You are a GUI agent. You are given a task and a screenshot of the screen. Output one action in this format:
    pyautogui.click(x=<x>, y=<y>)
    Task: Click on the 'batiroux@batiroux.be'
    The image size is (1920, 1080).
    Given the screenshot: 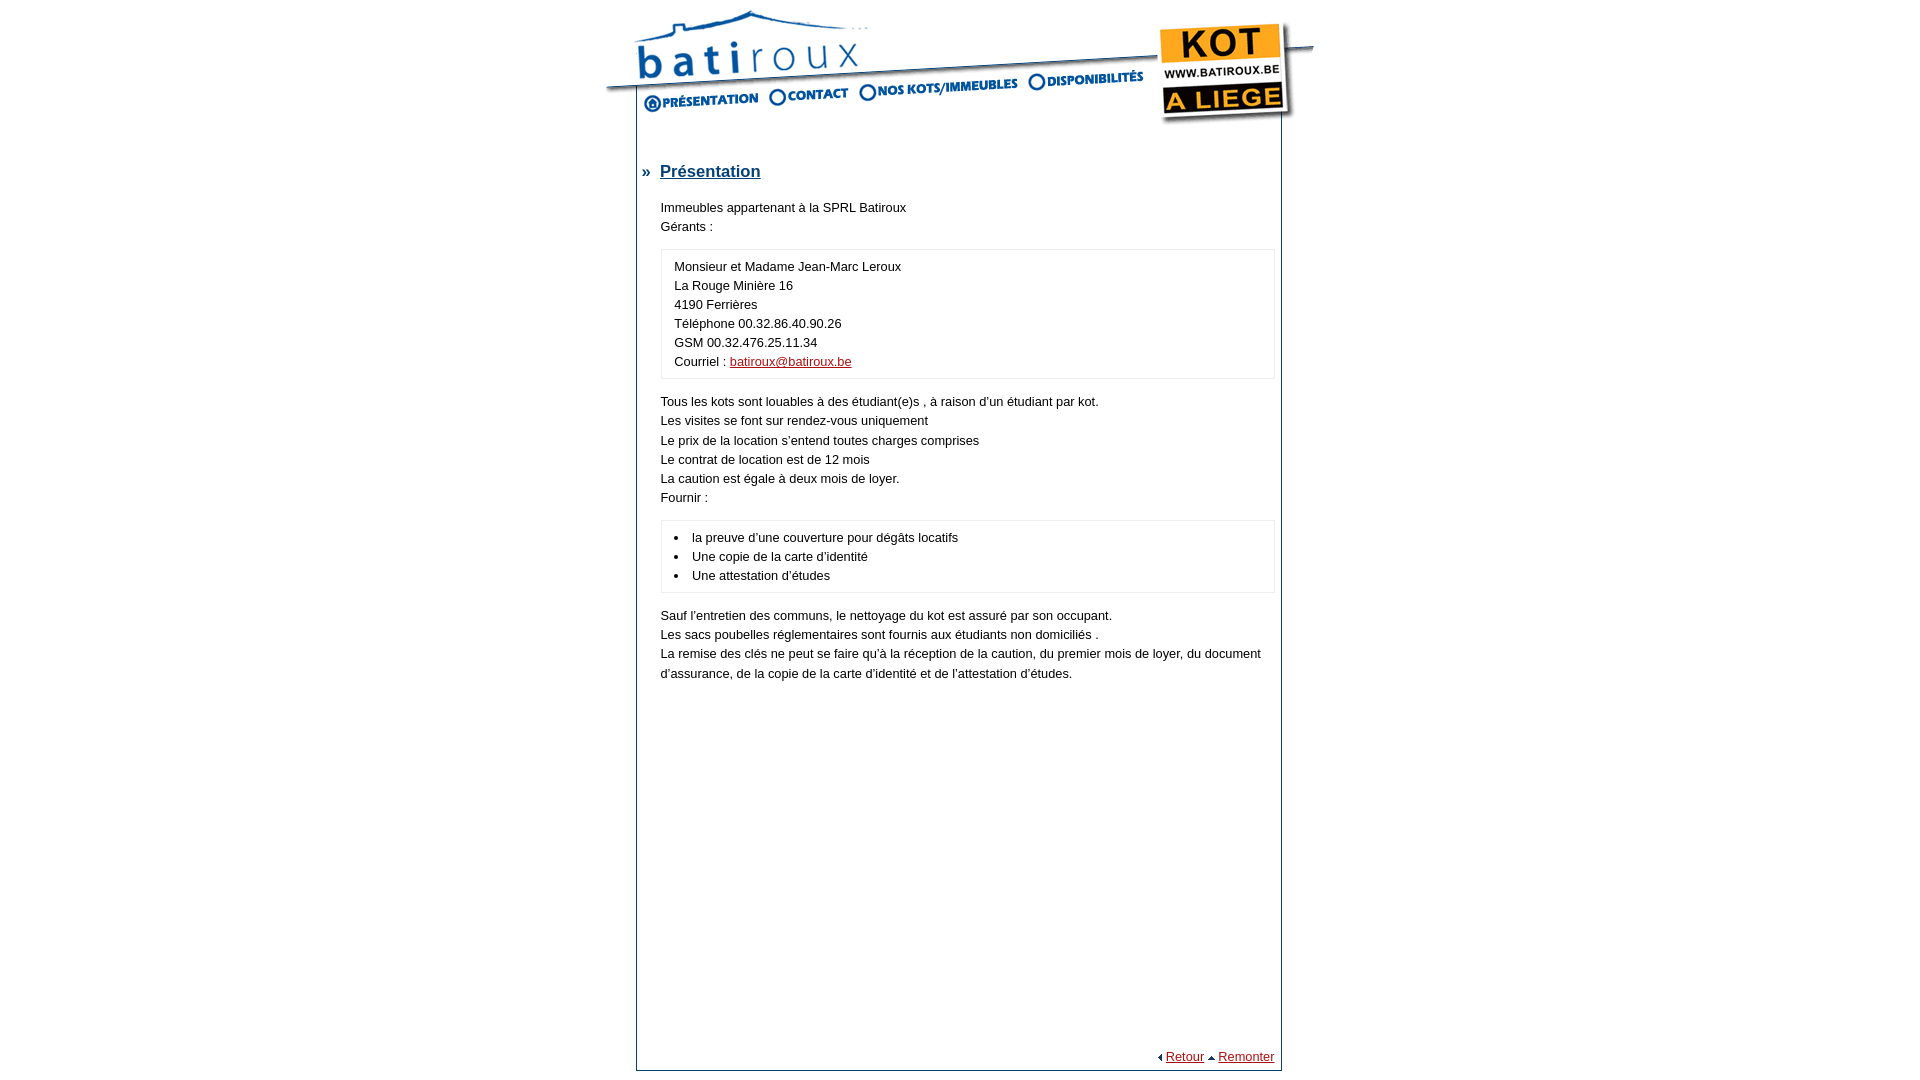 What is the action you would take?
    pyautogui.click(x=790, y=361)
    